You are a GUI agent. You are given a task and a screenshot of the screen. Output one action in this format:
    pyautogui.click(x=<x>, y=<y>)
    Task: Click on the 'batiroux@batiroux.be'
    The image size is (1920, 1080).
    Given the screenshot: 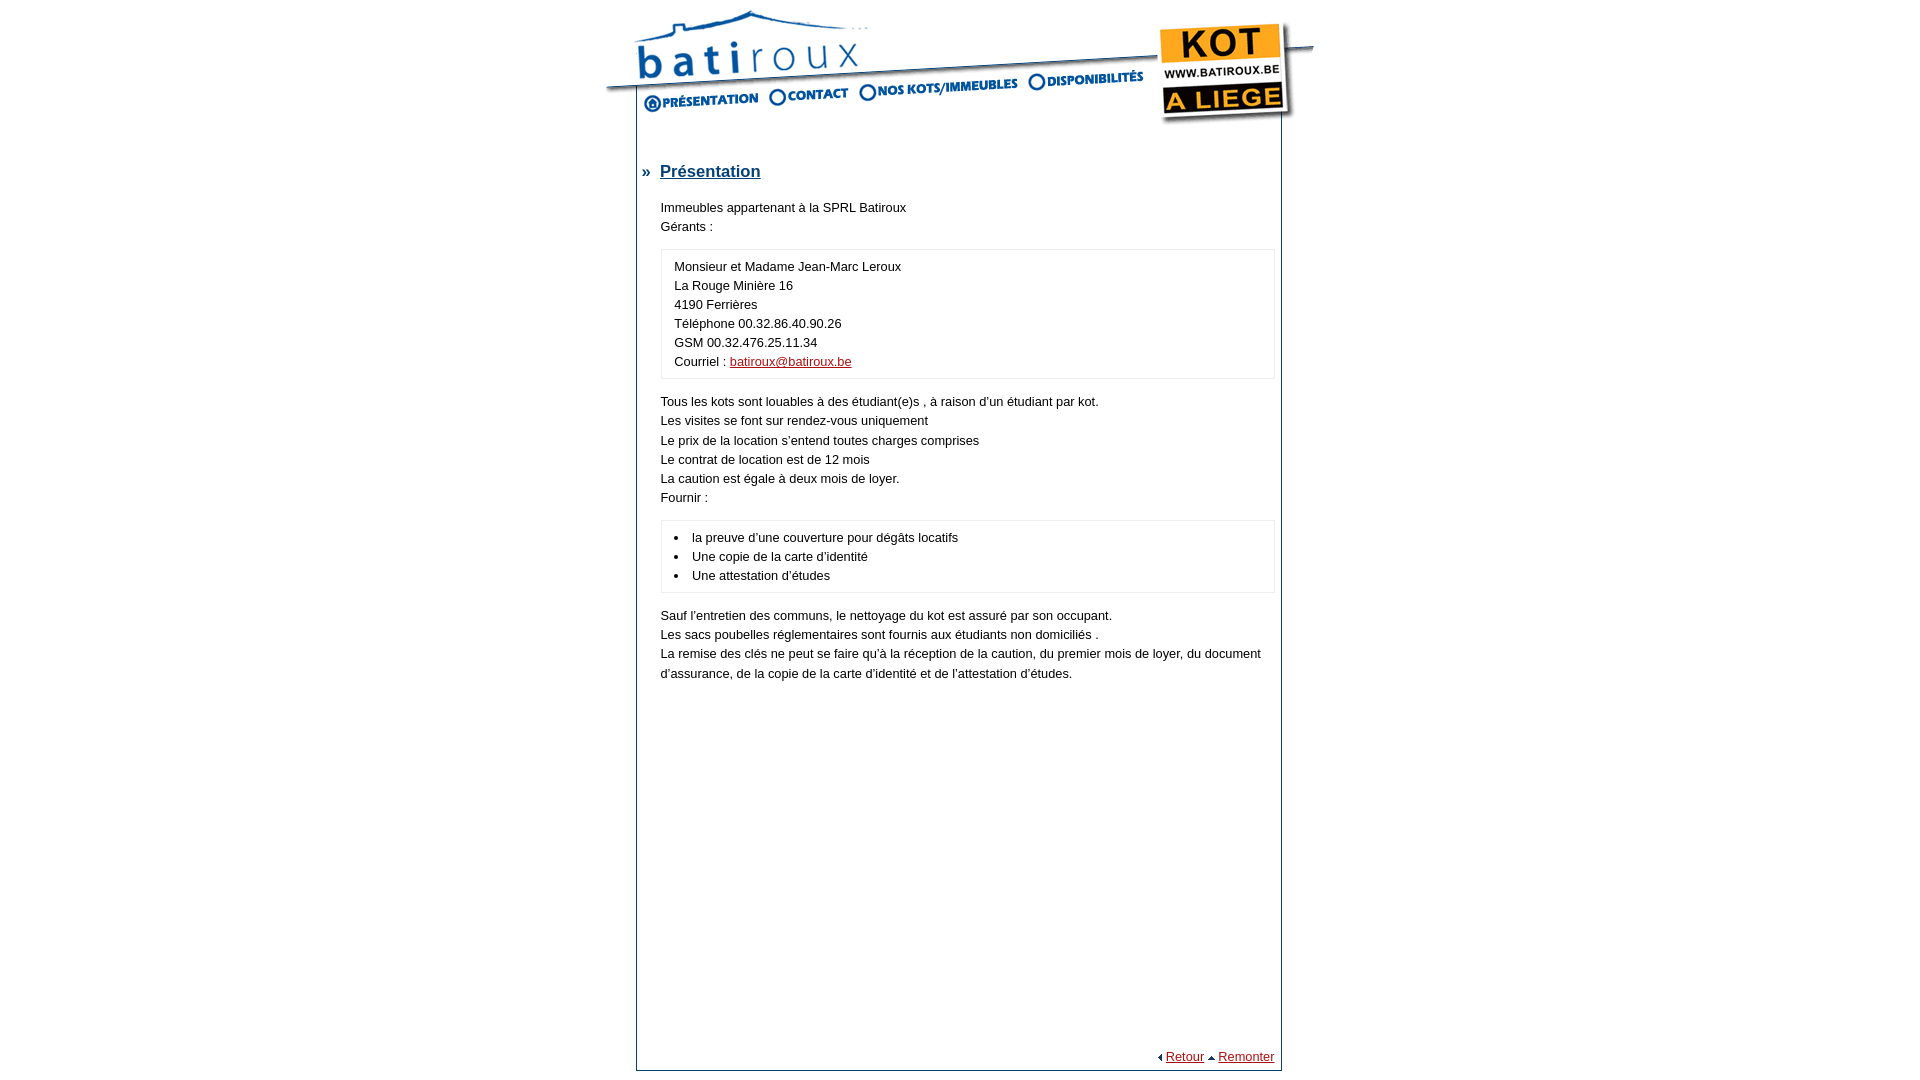 What is the action you would take?
    pyautogui.click(x=790, y=361)
    